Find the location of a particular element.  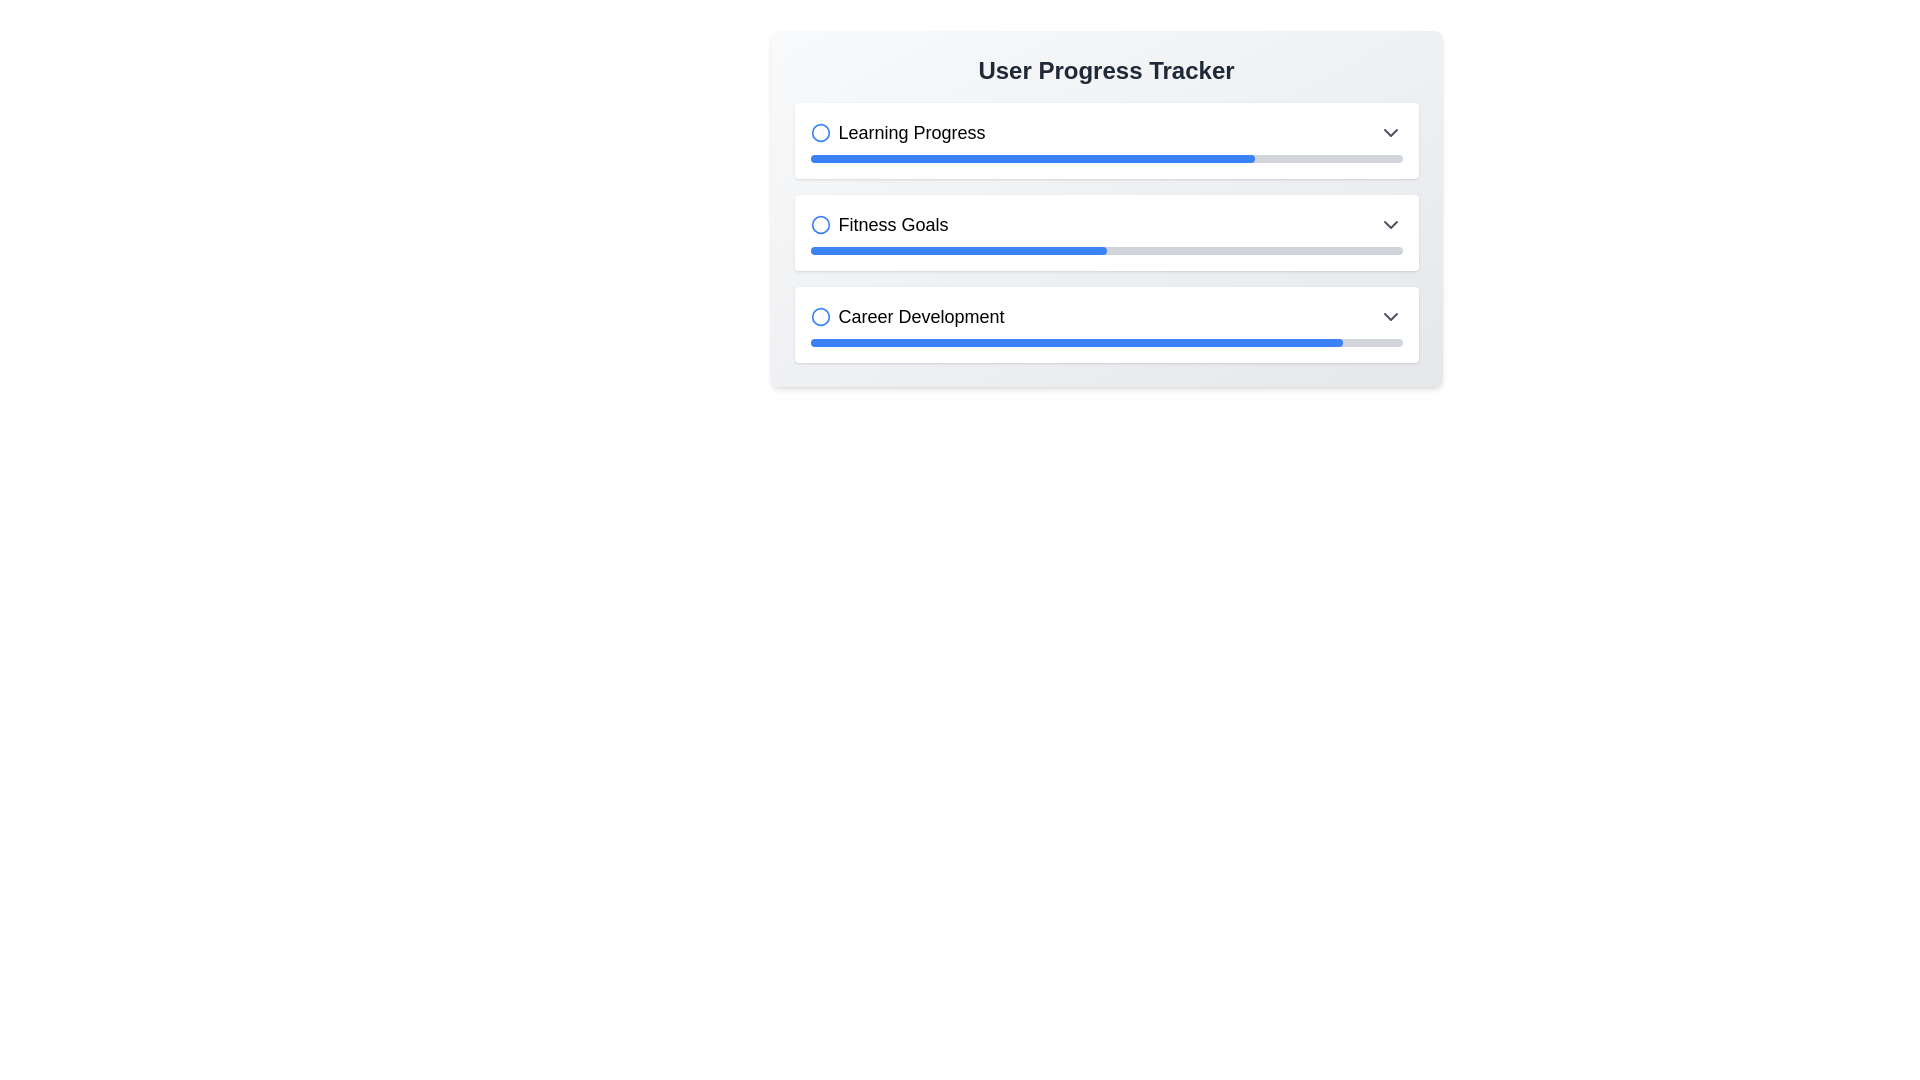

the small circular blue outline icon with a white background located beside the 'Learning Progress' text is located at coordinates (820, 132).